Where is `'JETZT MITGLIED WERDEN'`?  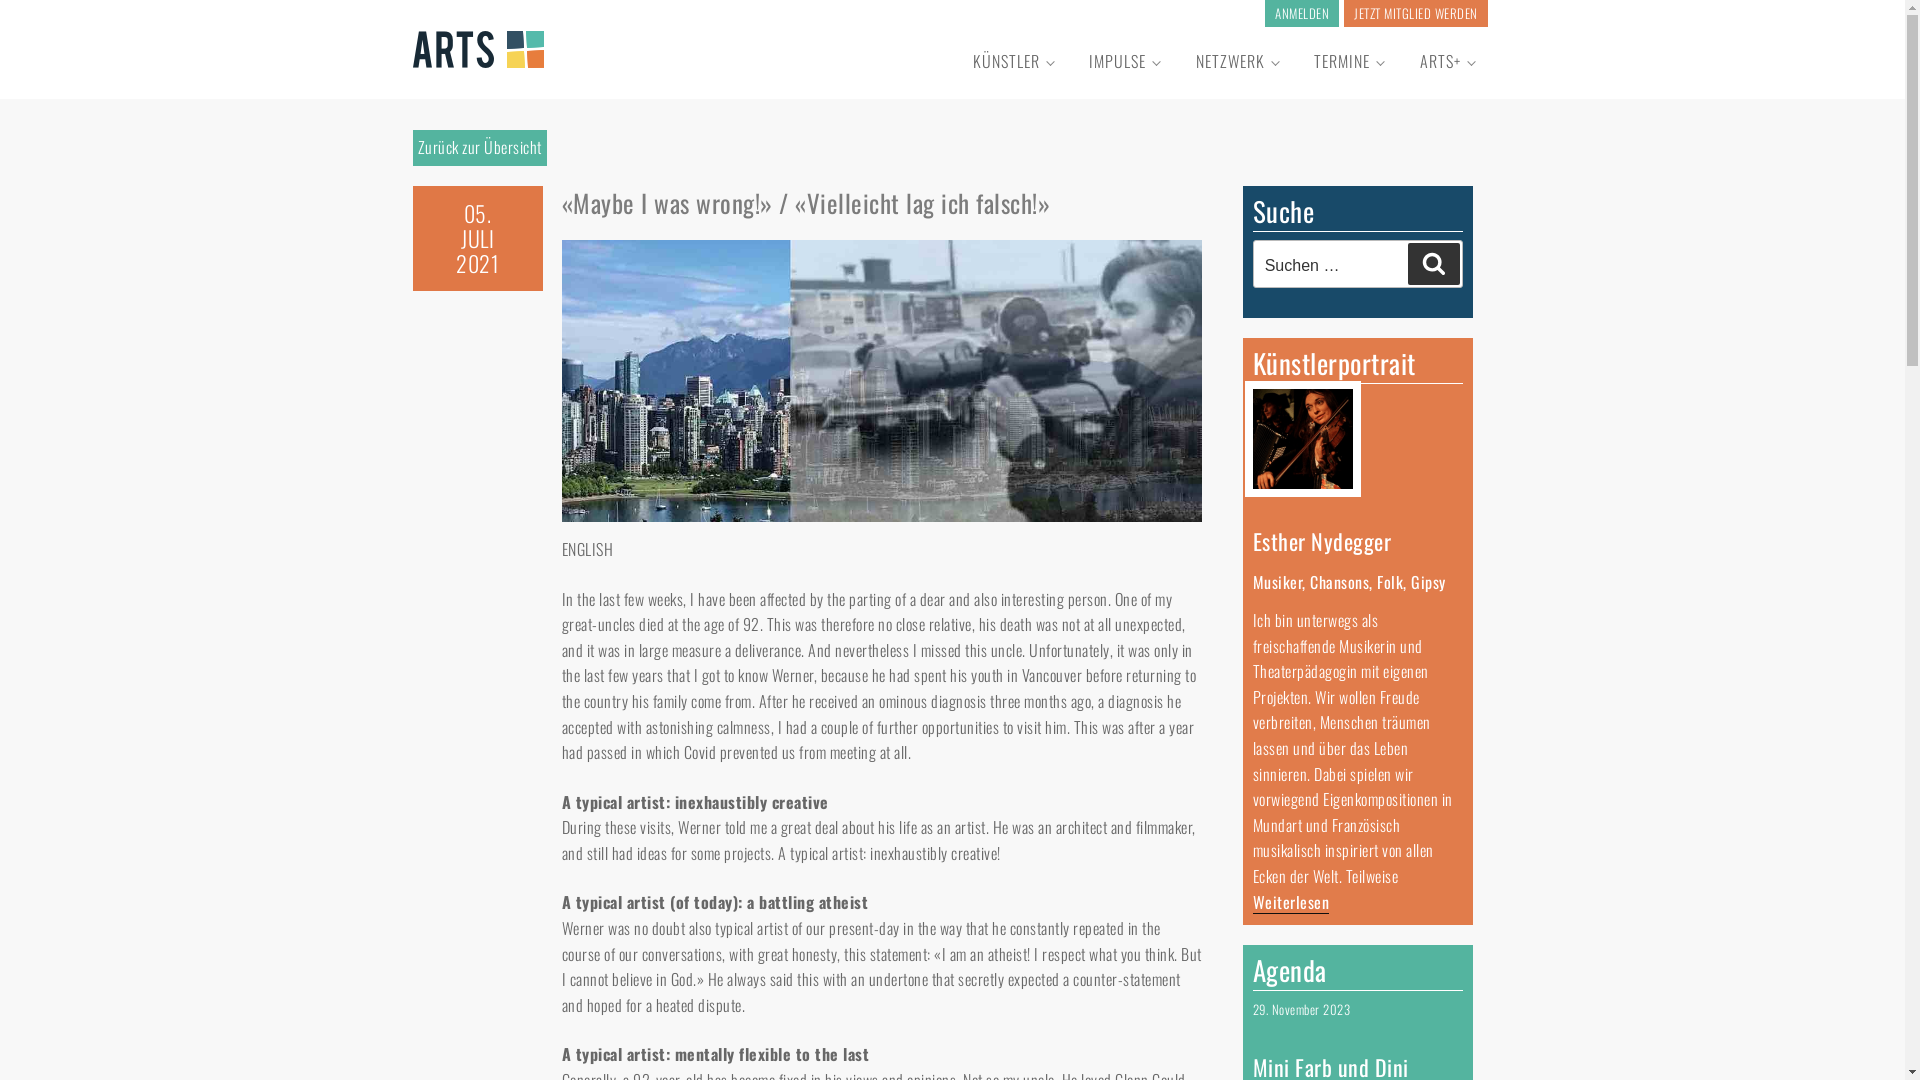
'JETZT MITGLIED WERDEN' is located at coordinates (1415, 13).